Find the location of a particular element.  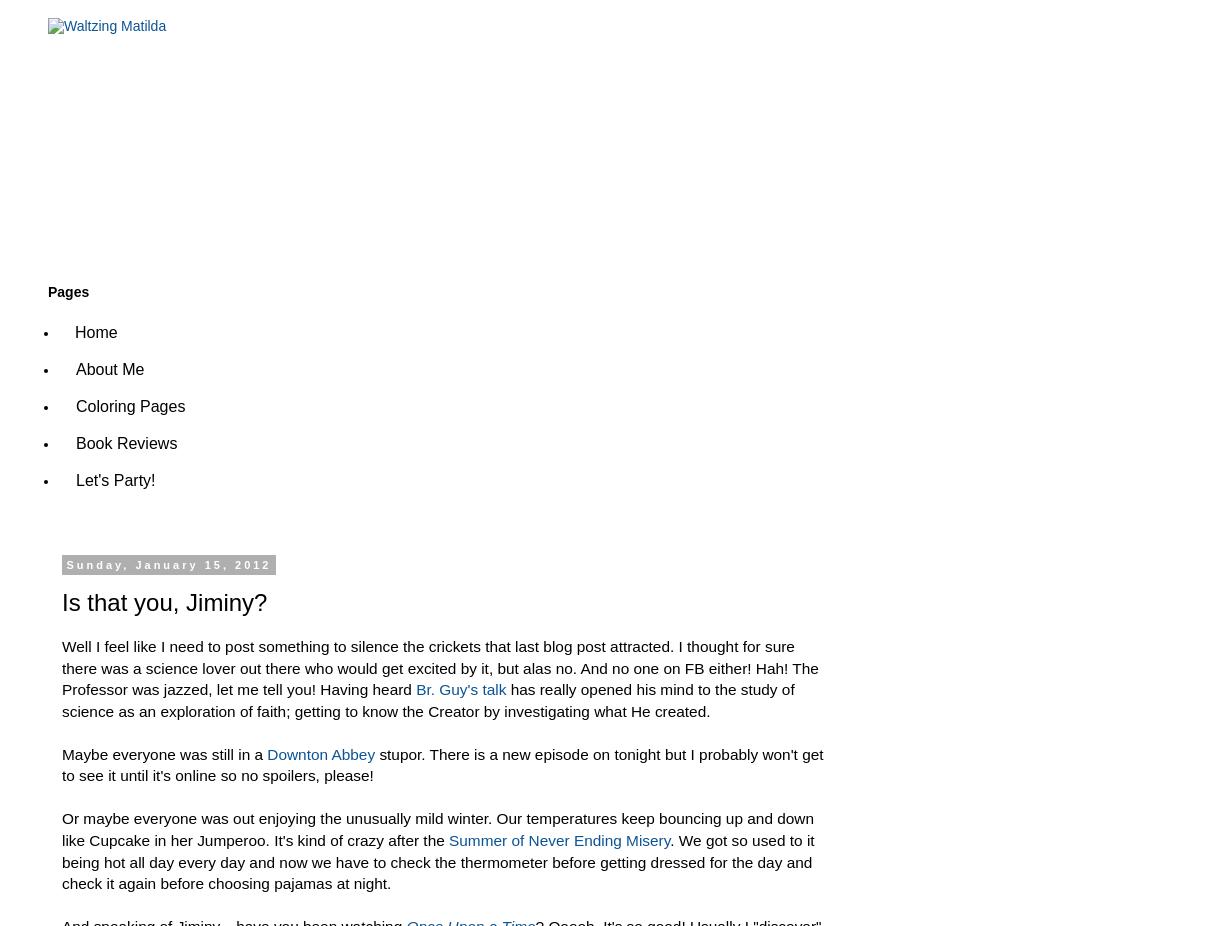

'Summer of Never Ending Misery' is located at coordinates (448, 840).